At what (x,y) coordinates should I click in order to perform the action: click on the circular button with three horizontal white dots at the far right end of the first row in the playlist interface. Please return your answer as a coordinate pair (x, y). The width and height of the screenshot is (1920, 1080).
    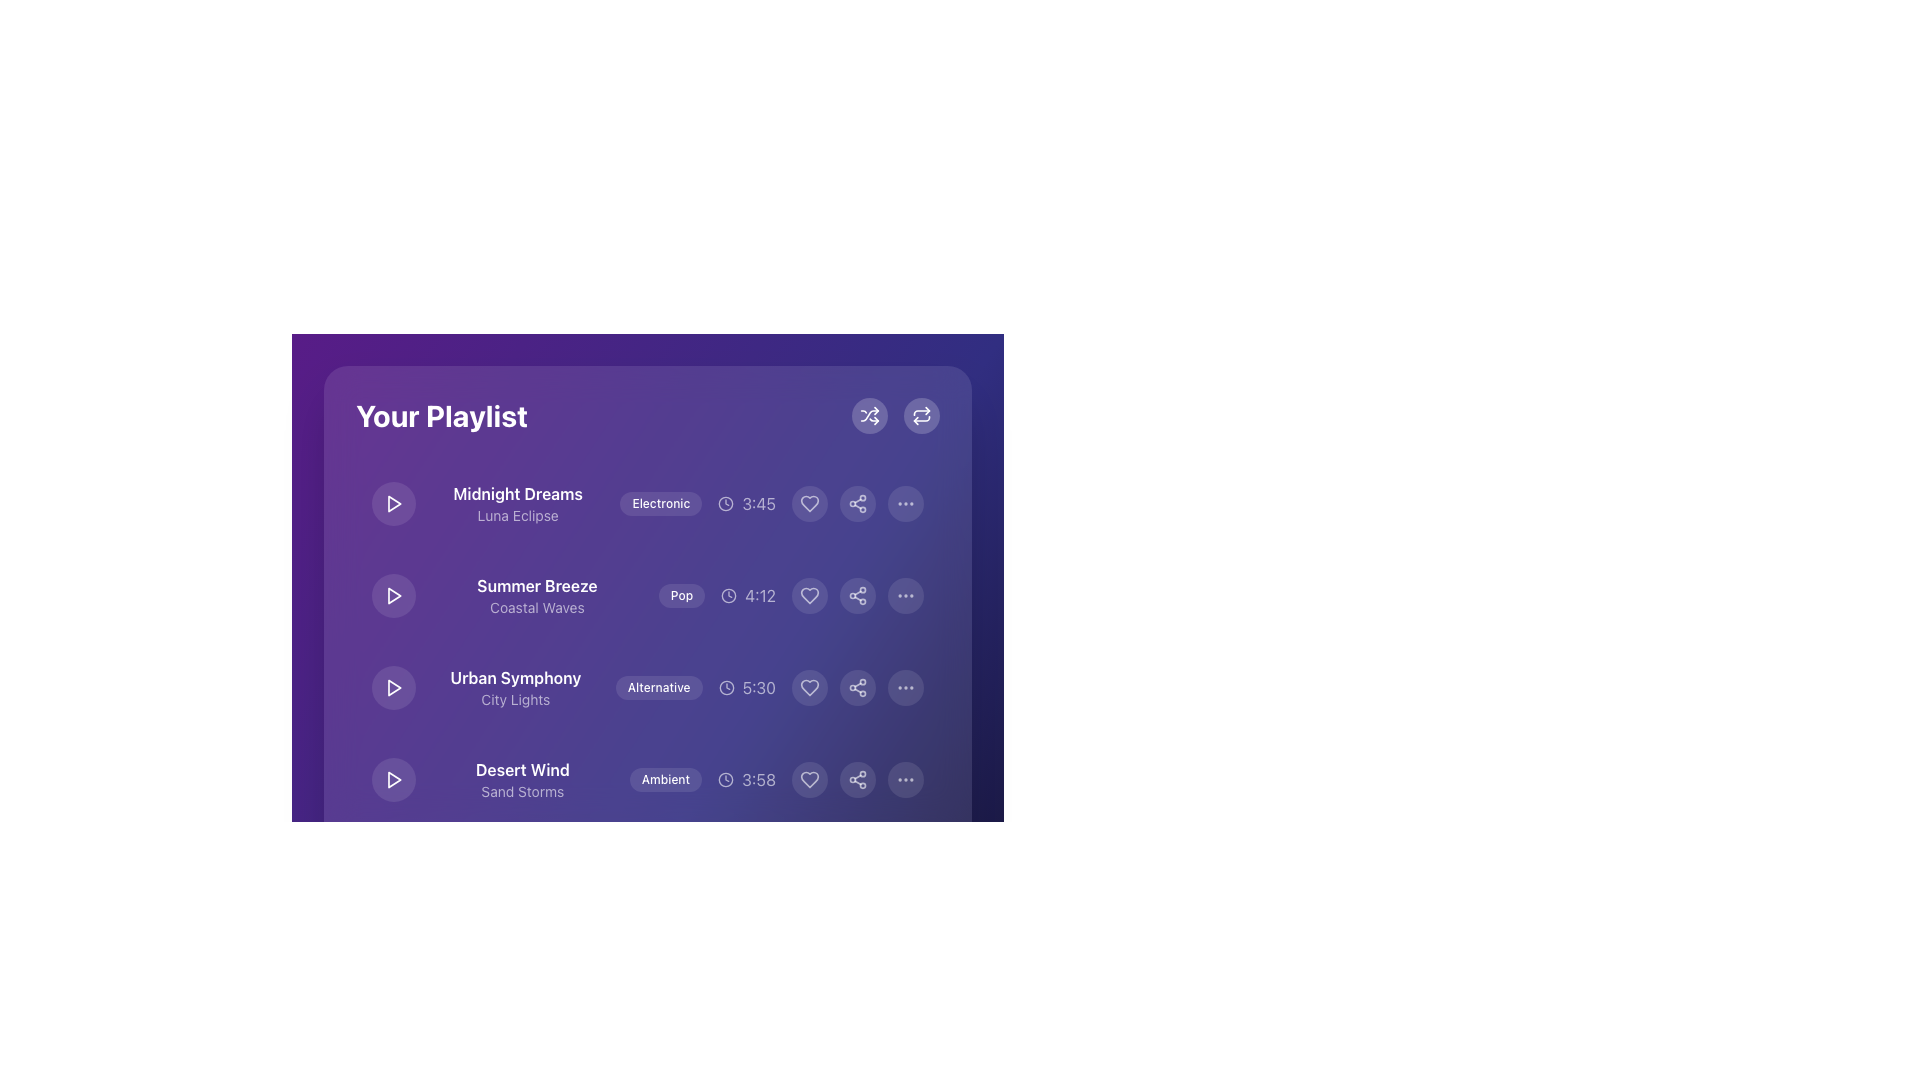
    Looking at the image, I should click on (905, 503).